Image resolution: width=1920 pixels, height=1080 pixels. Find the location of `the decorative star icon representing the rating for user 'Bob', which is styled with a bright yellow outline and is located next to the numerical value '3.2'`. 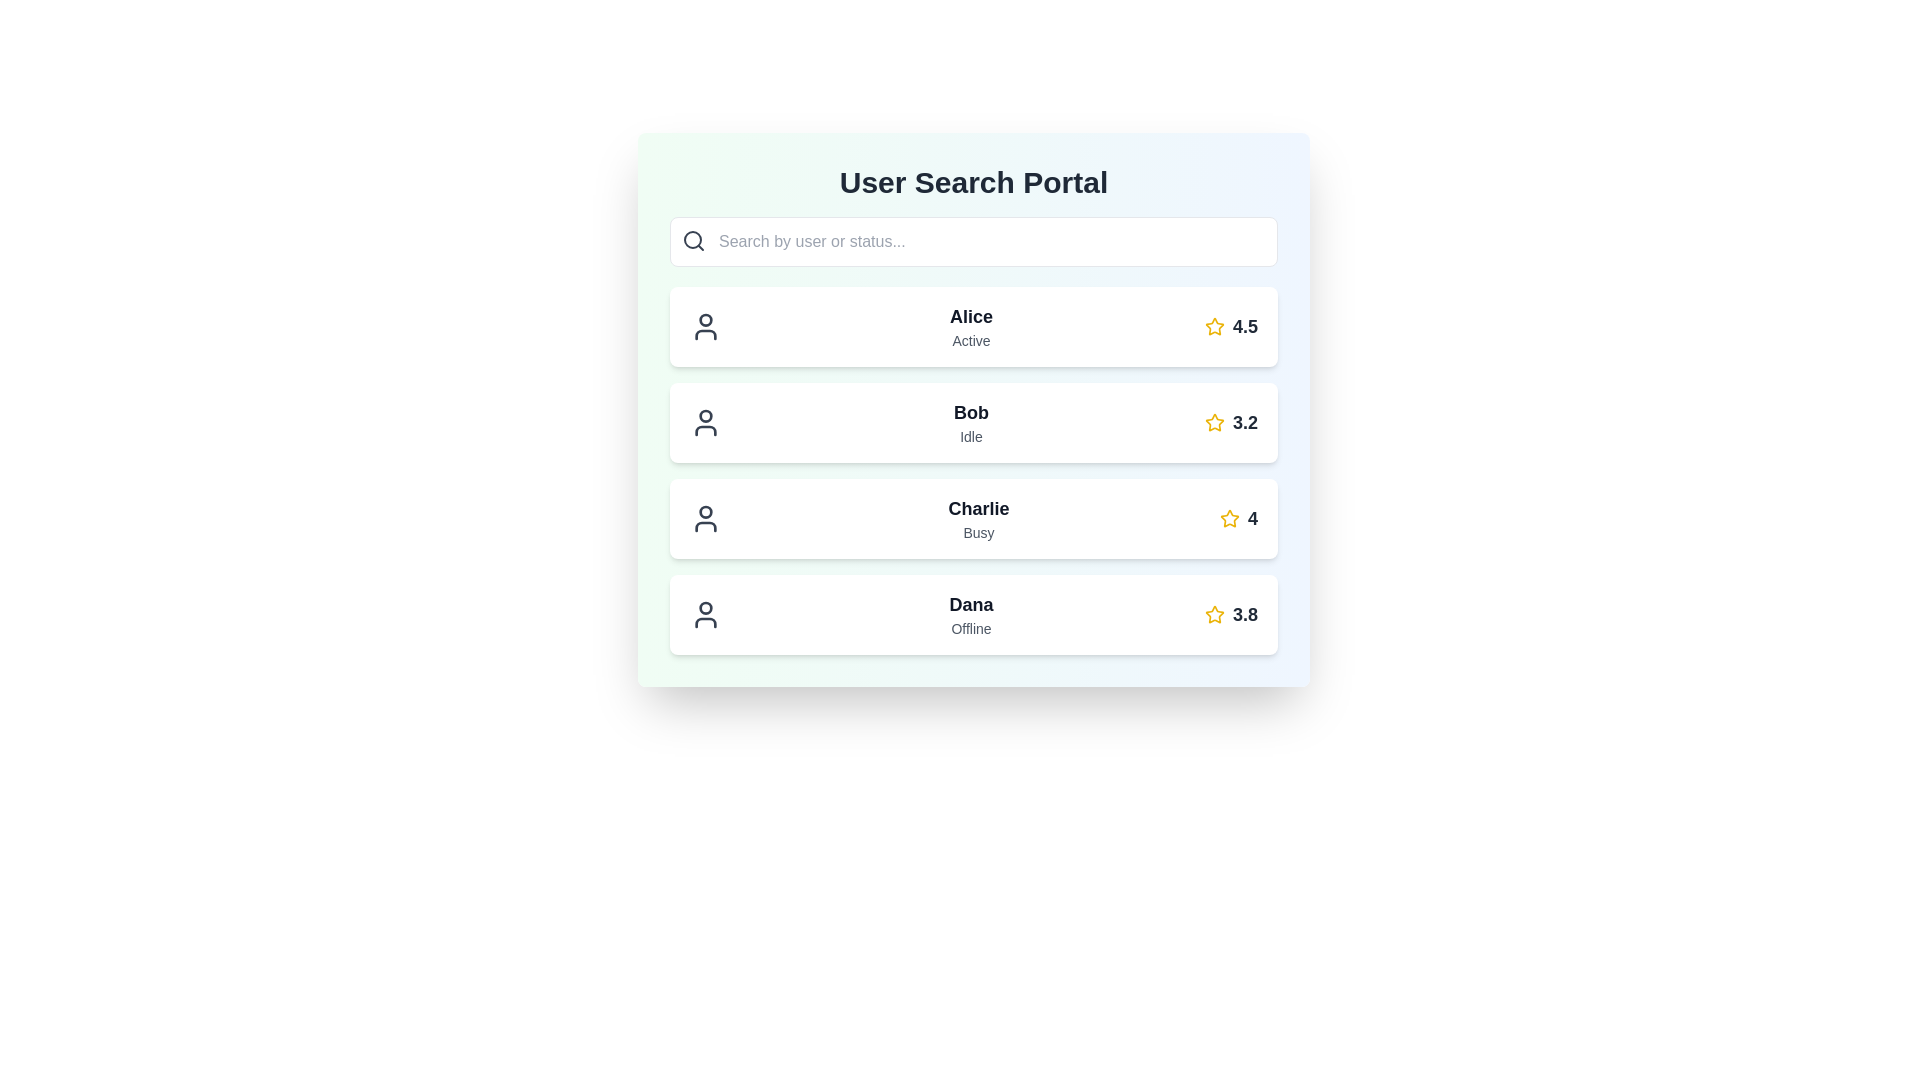

the decorative star icon representing the rating for user 'Bob', which is styled with a bright yellow outline and is located next to the numerical value '3.2' is located at coordinates (1213, 422).